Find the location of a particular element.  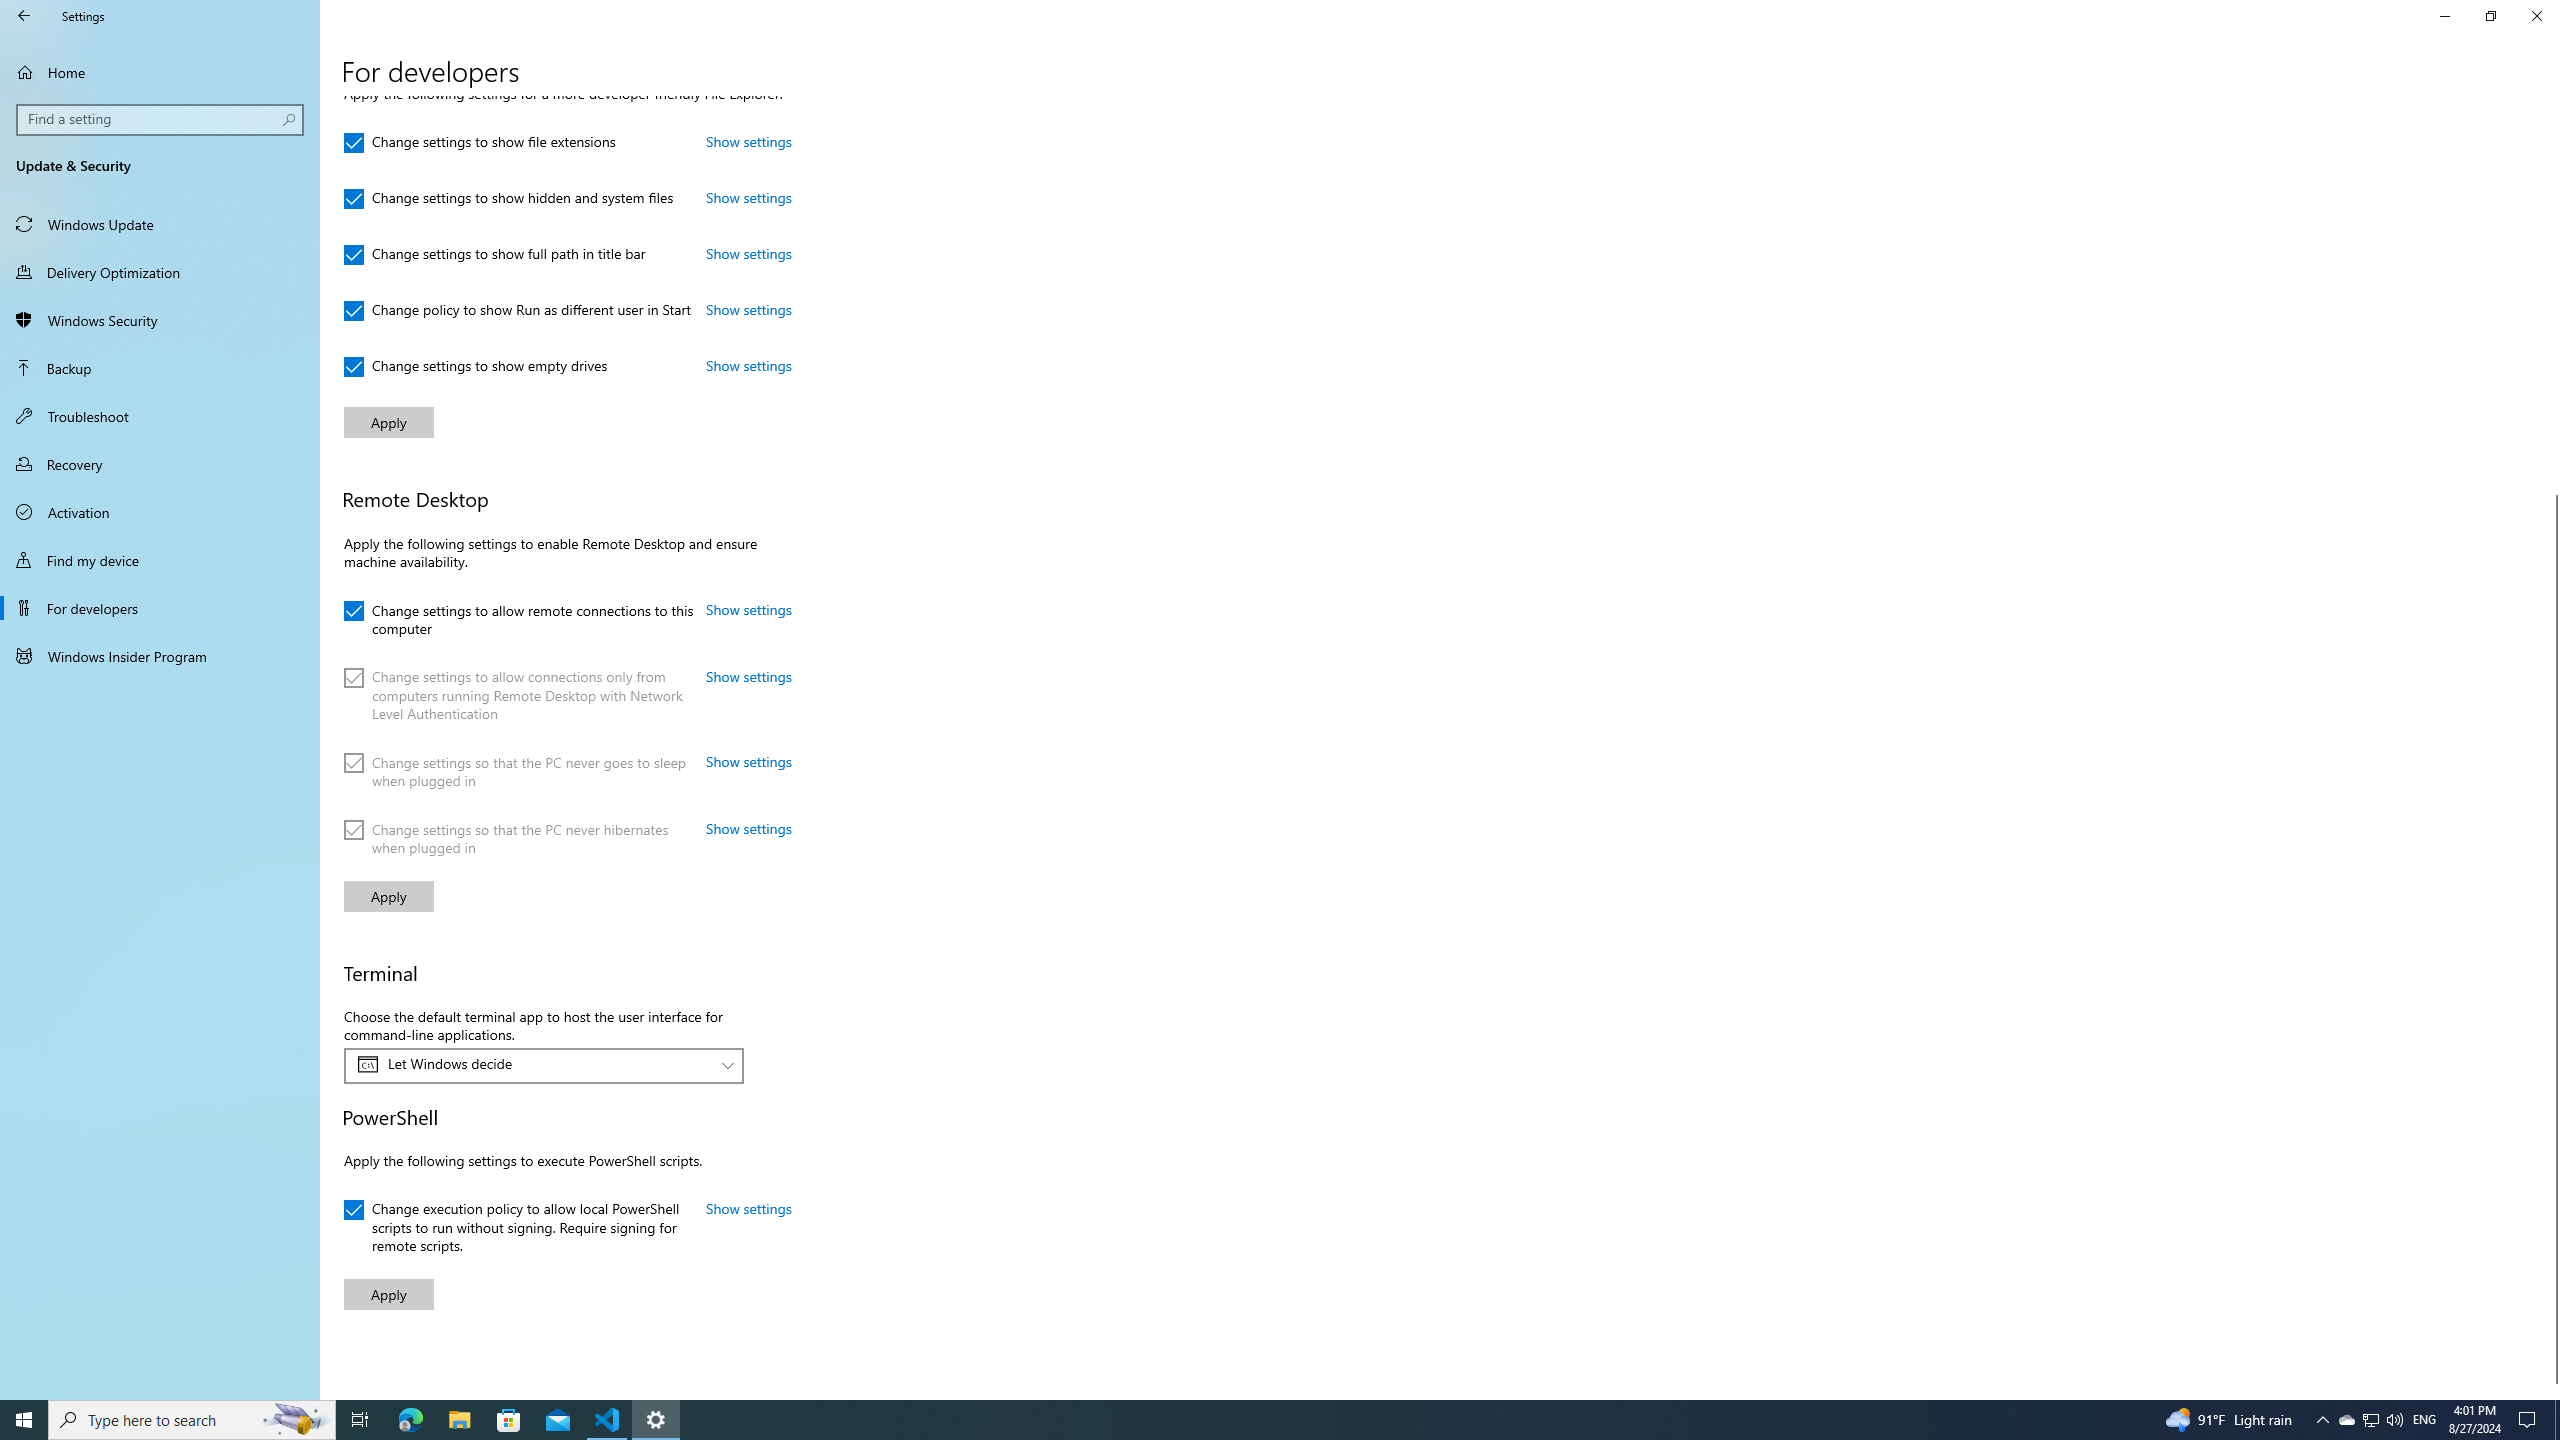

'Backup' is located at coordinates (159, 367).